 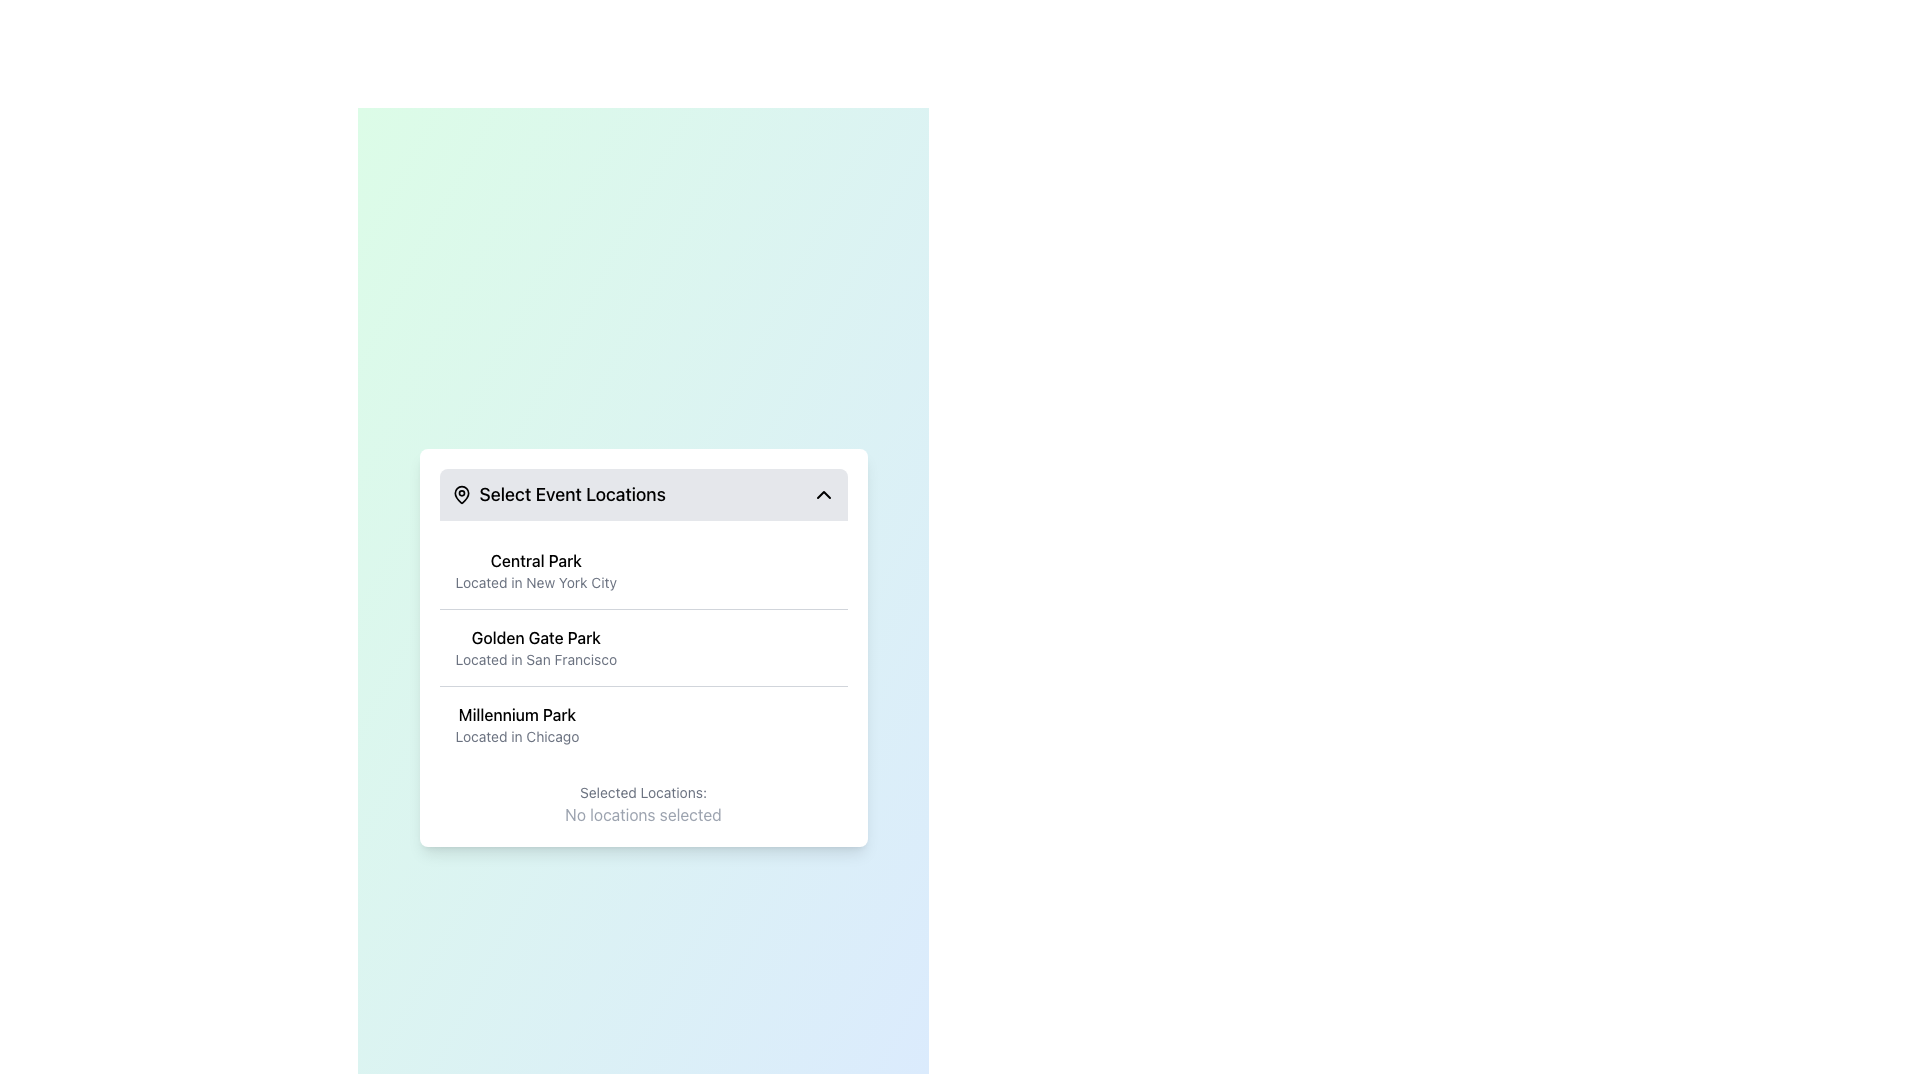 I want to click on the list item element titled 'Central Park', so click(x=643, y=570).